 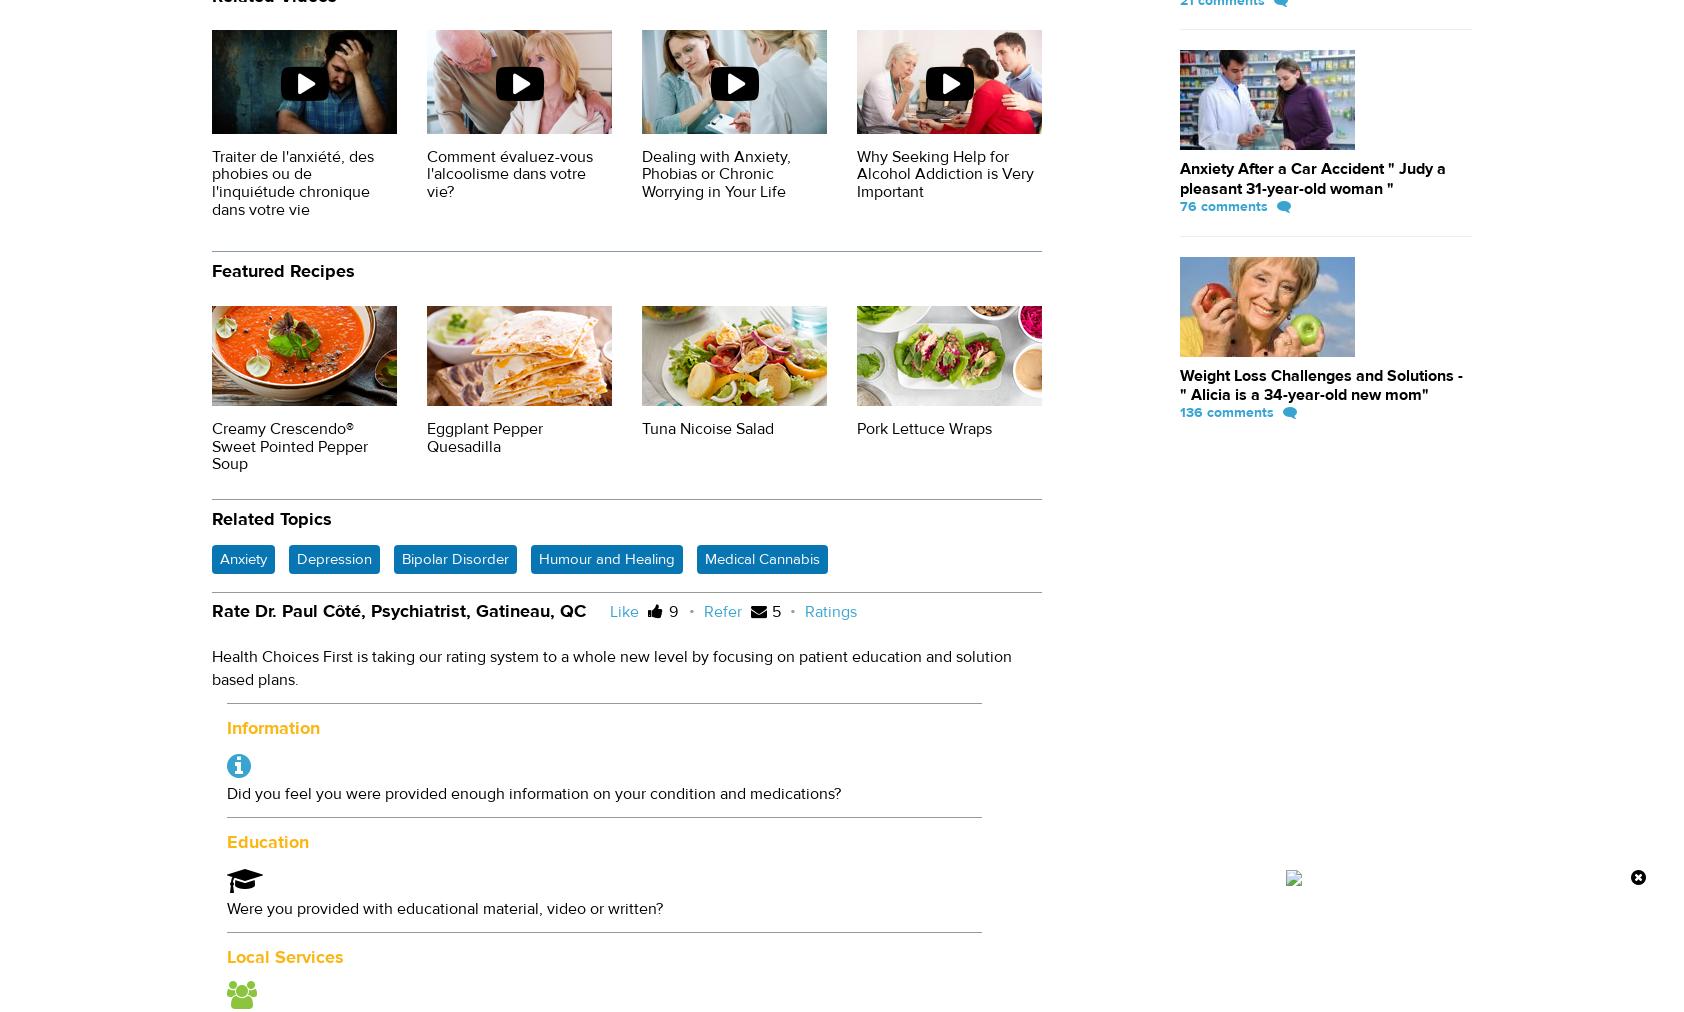 I want to click on 'Medical Cannabis', so click(x=762, y=557).